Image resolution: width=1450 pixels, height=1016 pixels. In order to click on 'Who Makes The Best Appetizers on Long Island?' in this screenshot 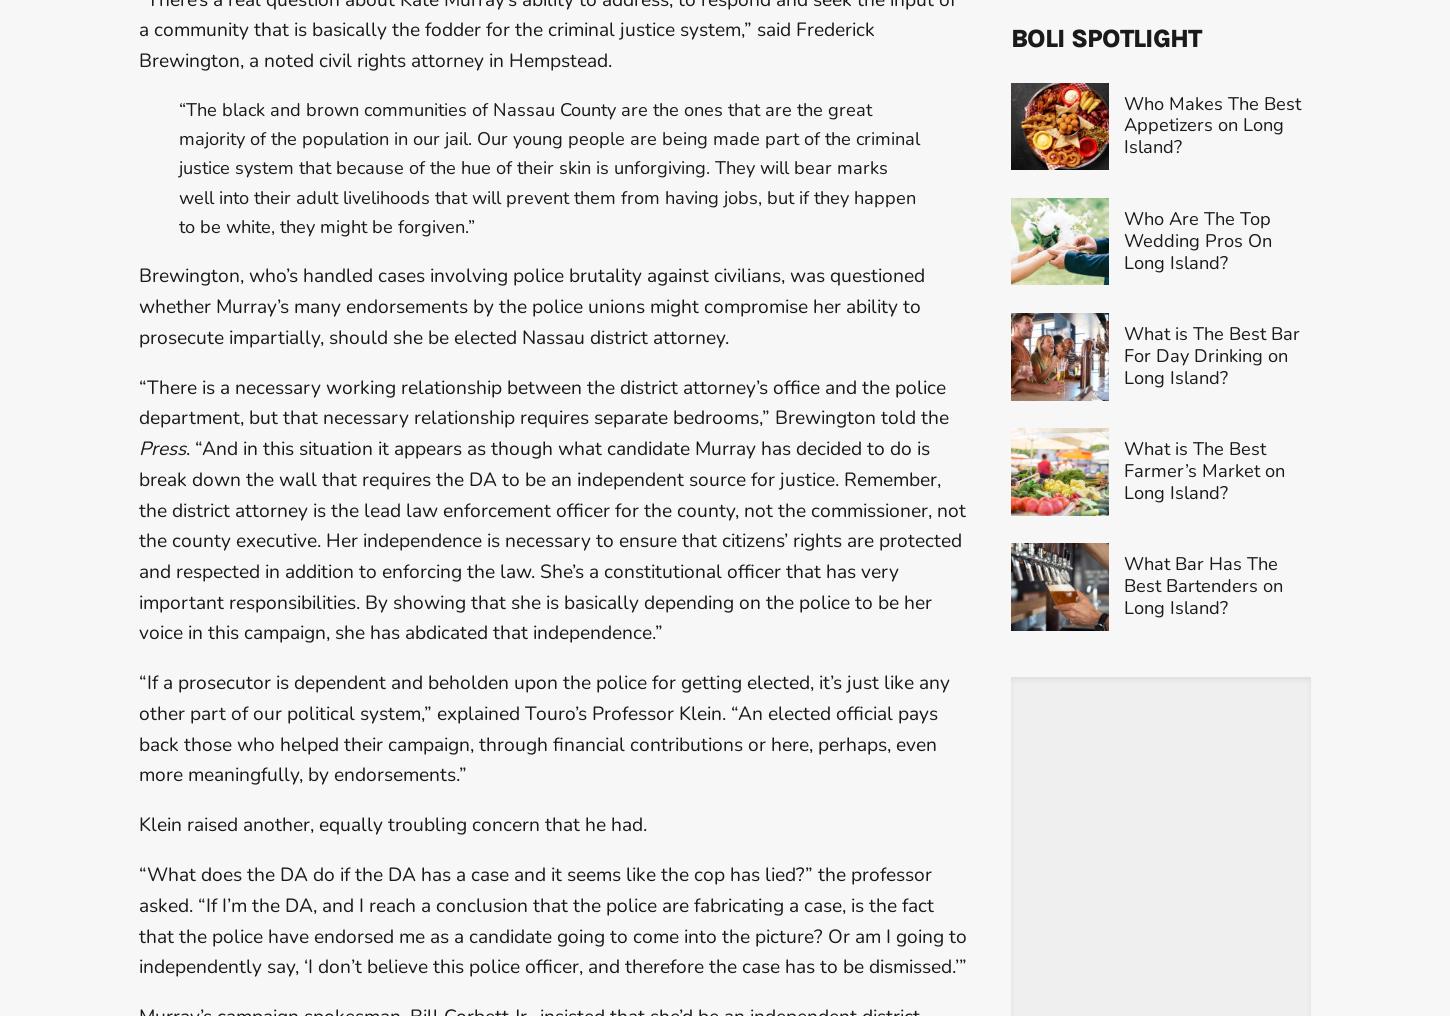, I will do `click(1211, 159)`.